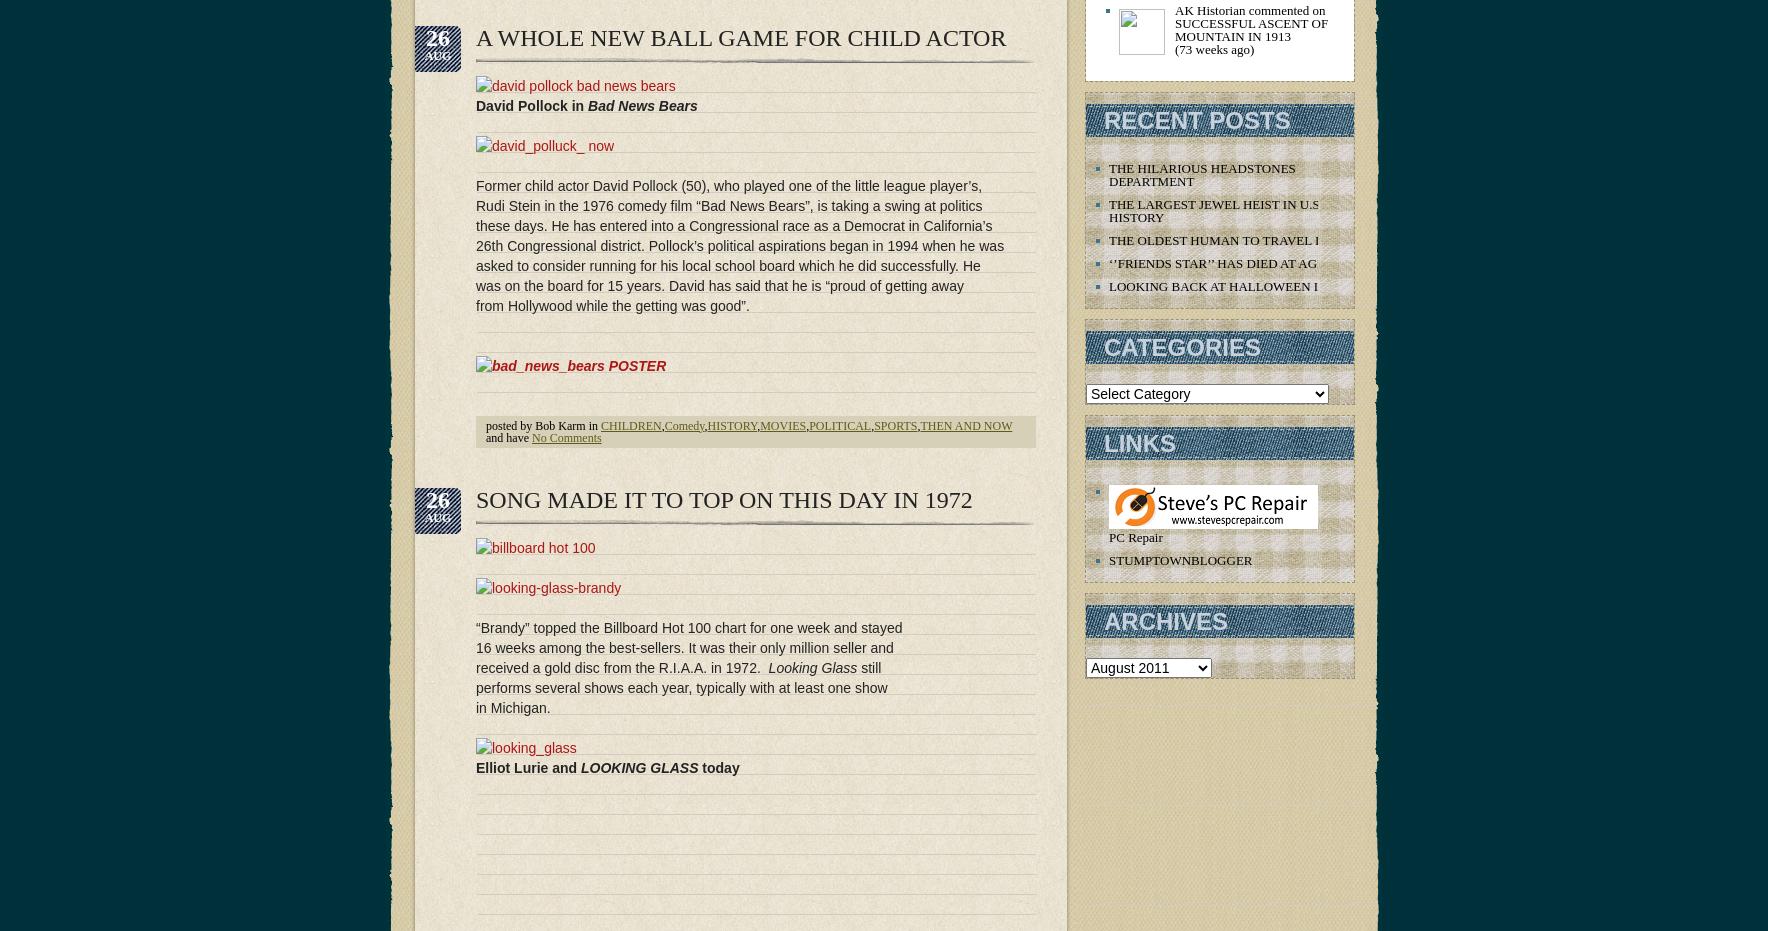 The image size is (1768, 931). I want to click on 'CHILDREN', so click(629, 424).